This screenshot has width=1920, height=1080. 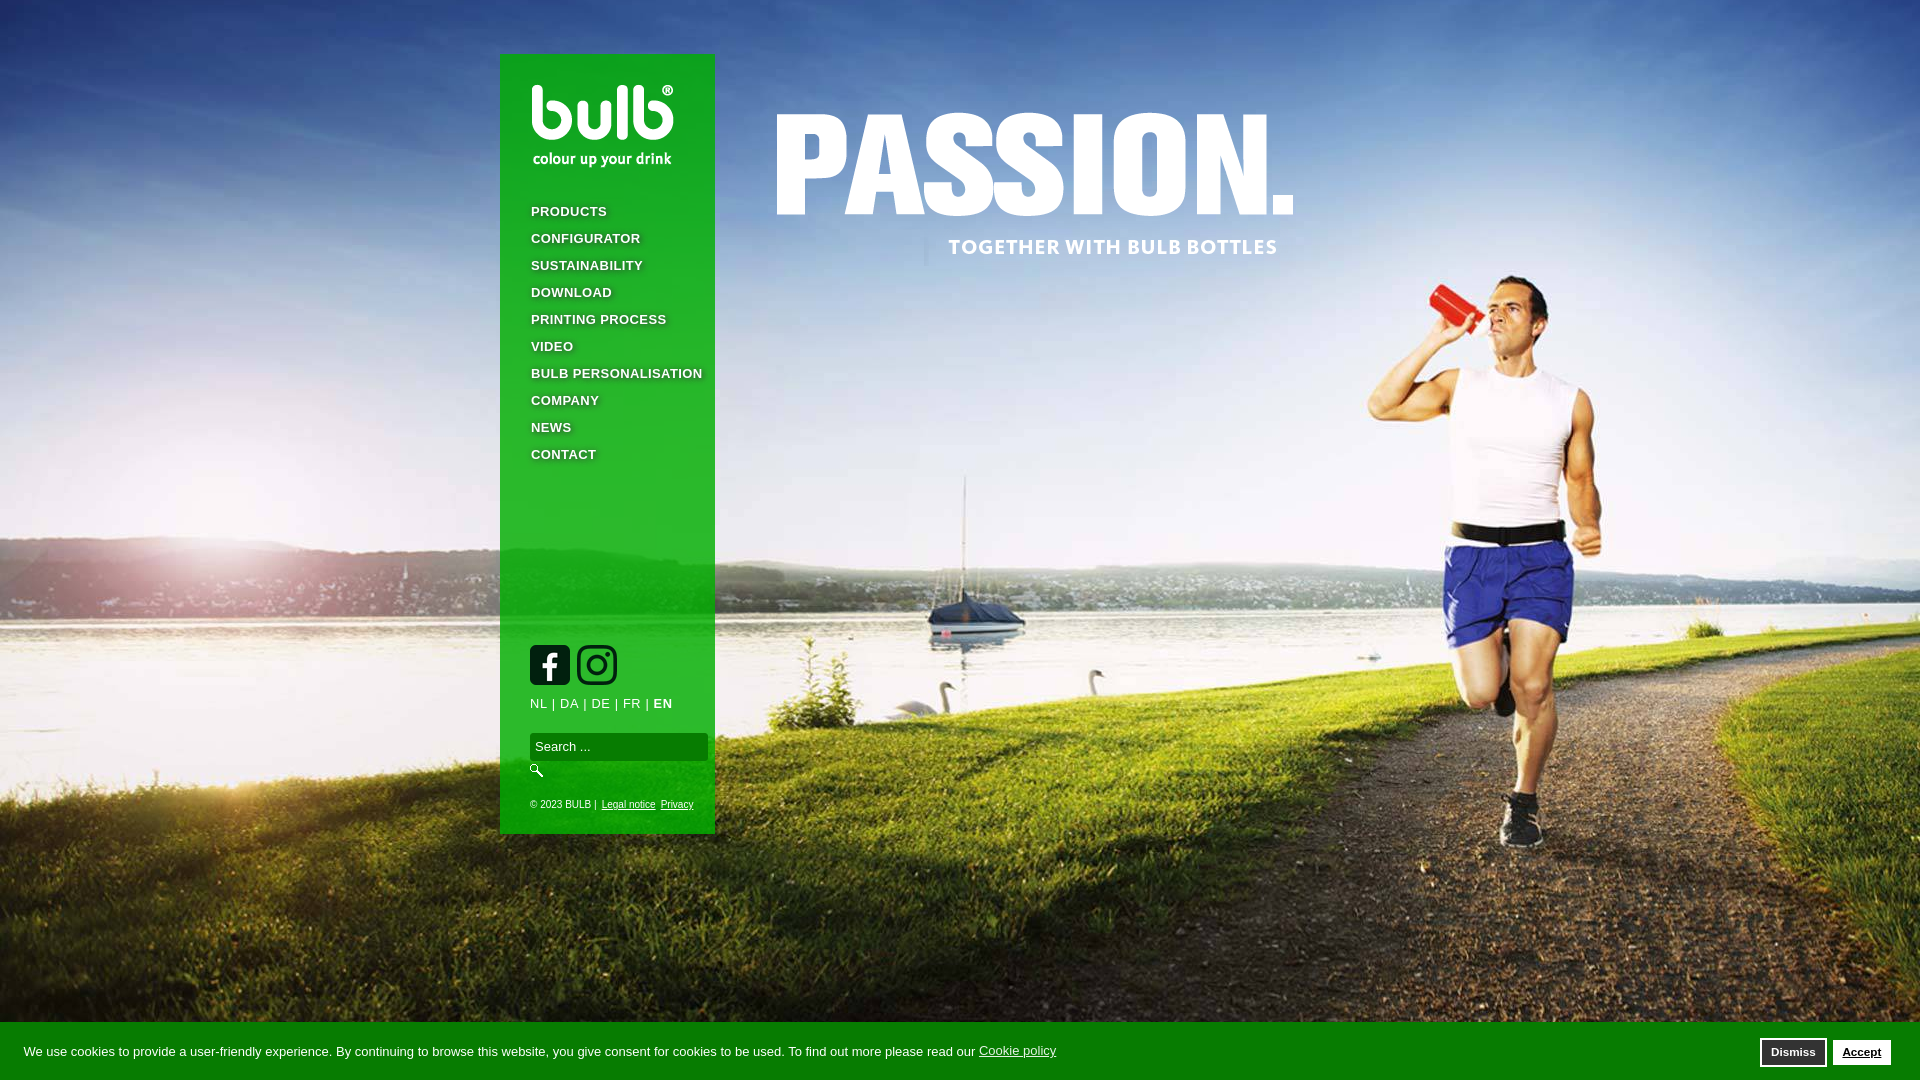 What do you see at coordinates (631, 702) in the screenshot?
I see `'FR'` at bounding box center [631, 702].